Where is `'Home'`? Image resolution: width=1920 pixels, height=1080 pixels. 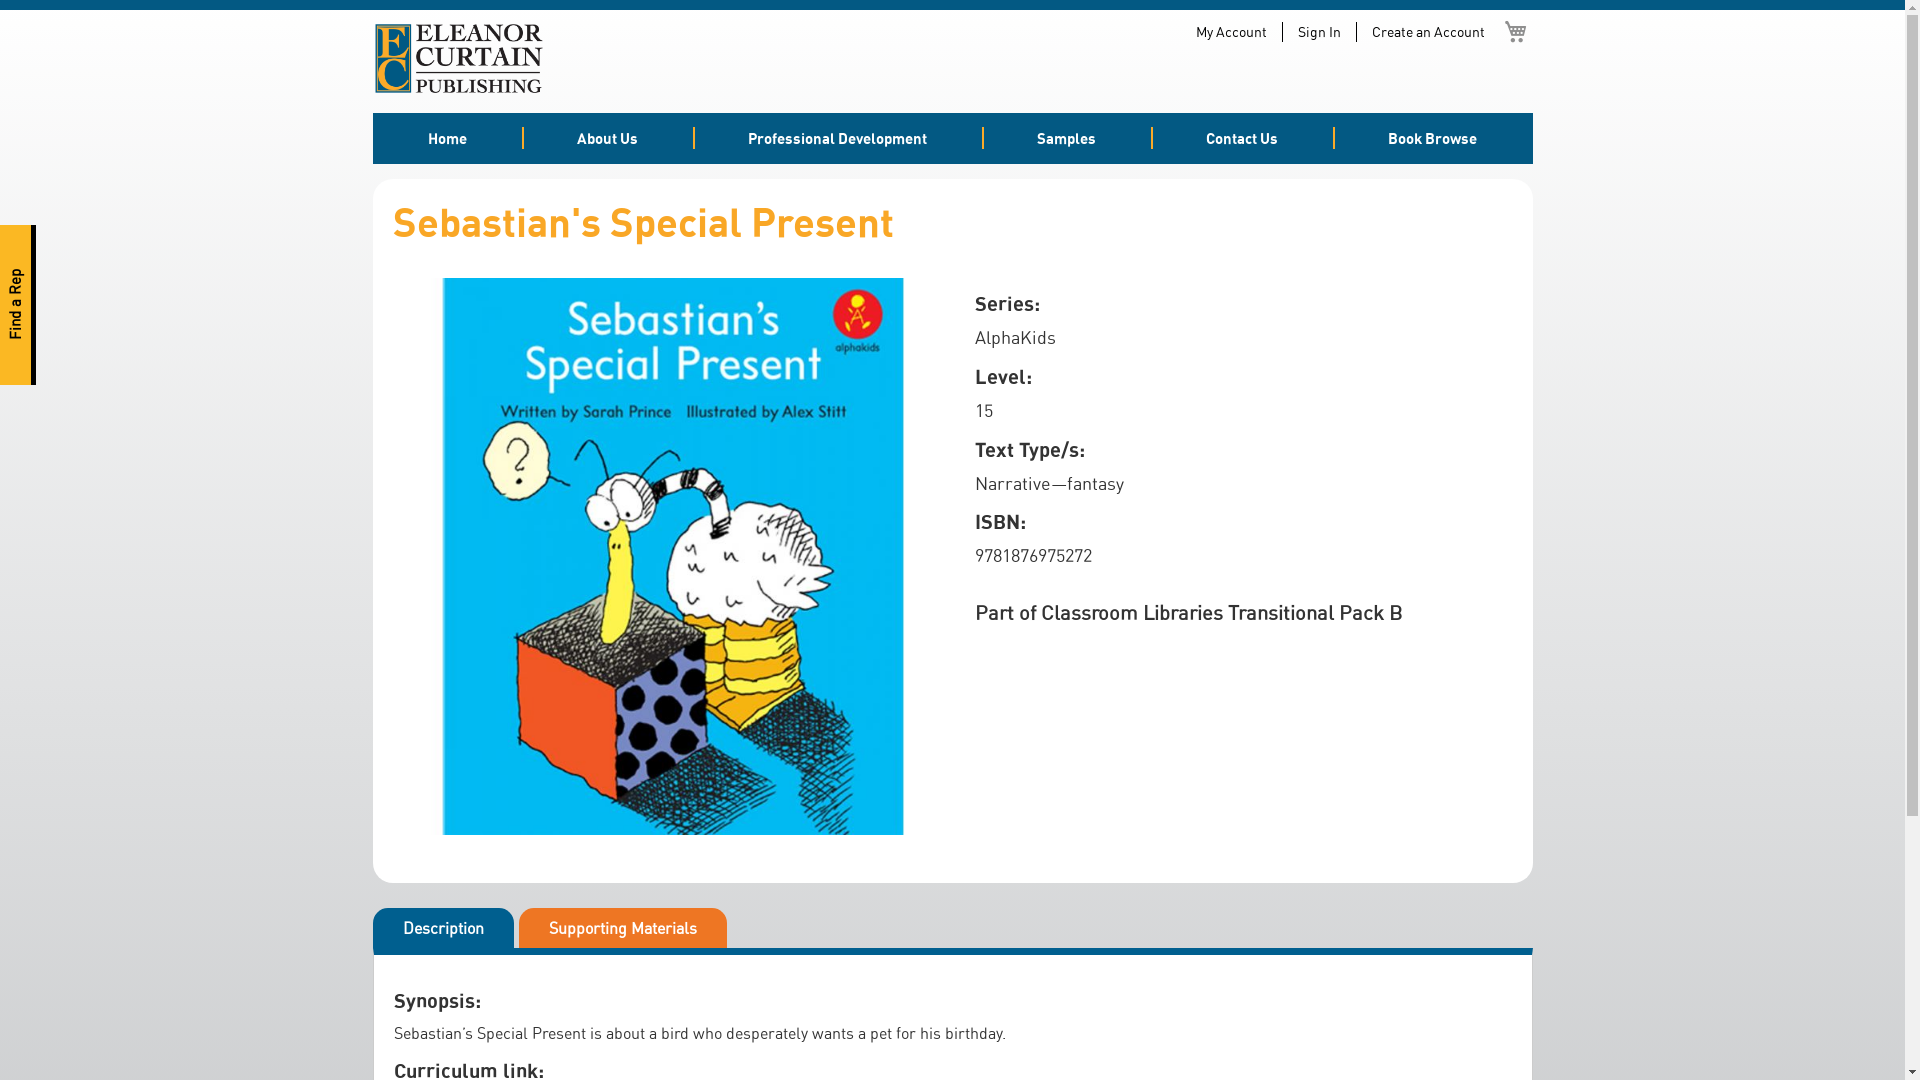
'Home' is located at coordinates (445, 137).